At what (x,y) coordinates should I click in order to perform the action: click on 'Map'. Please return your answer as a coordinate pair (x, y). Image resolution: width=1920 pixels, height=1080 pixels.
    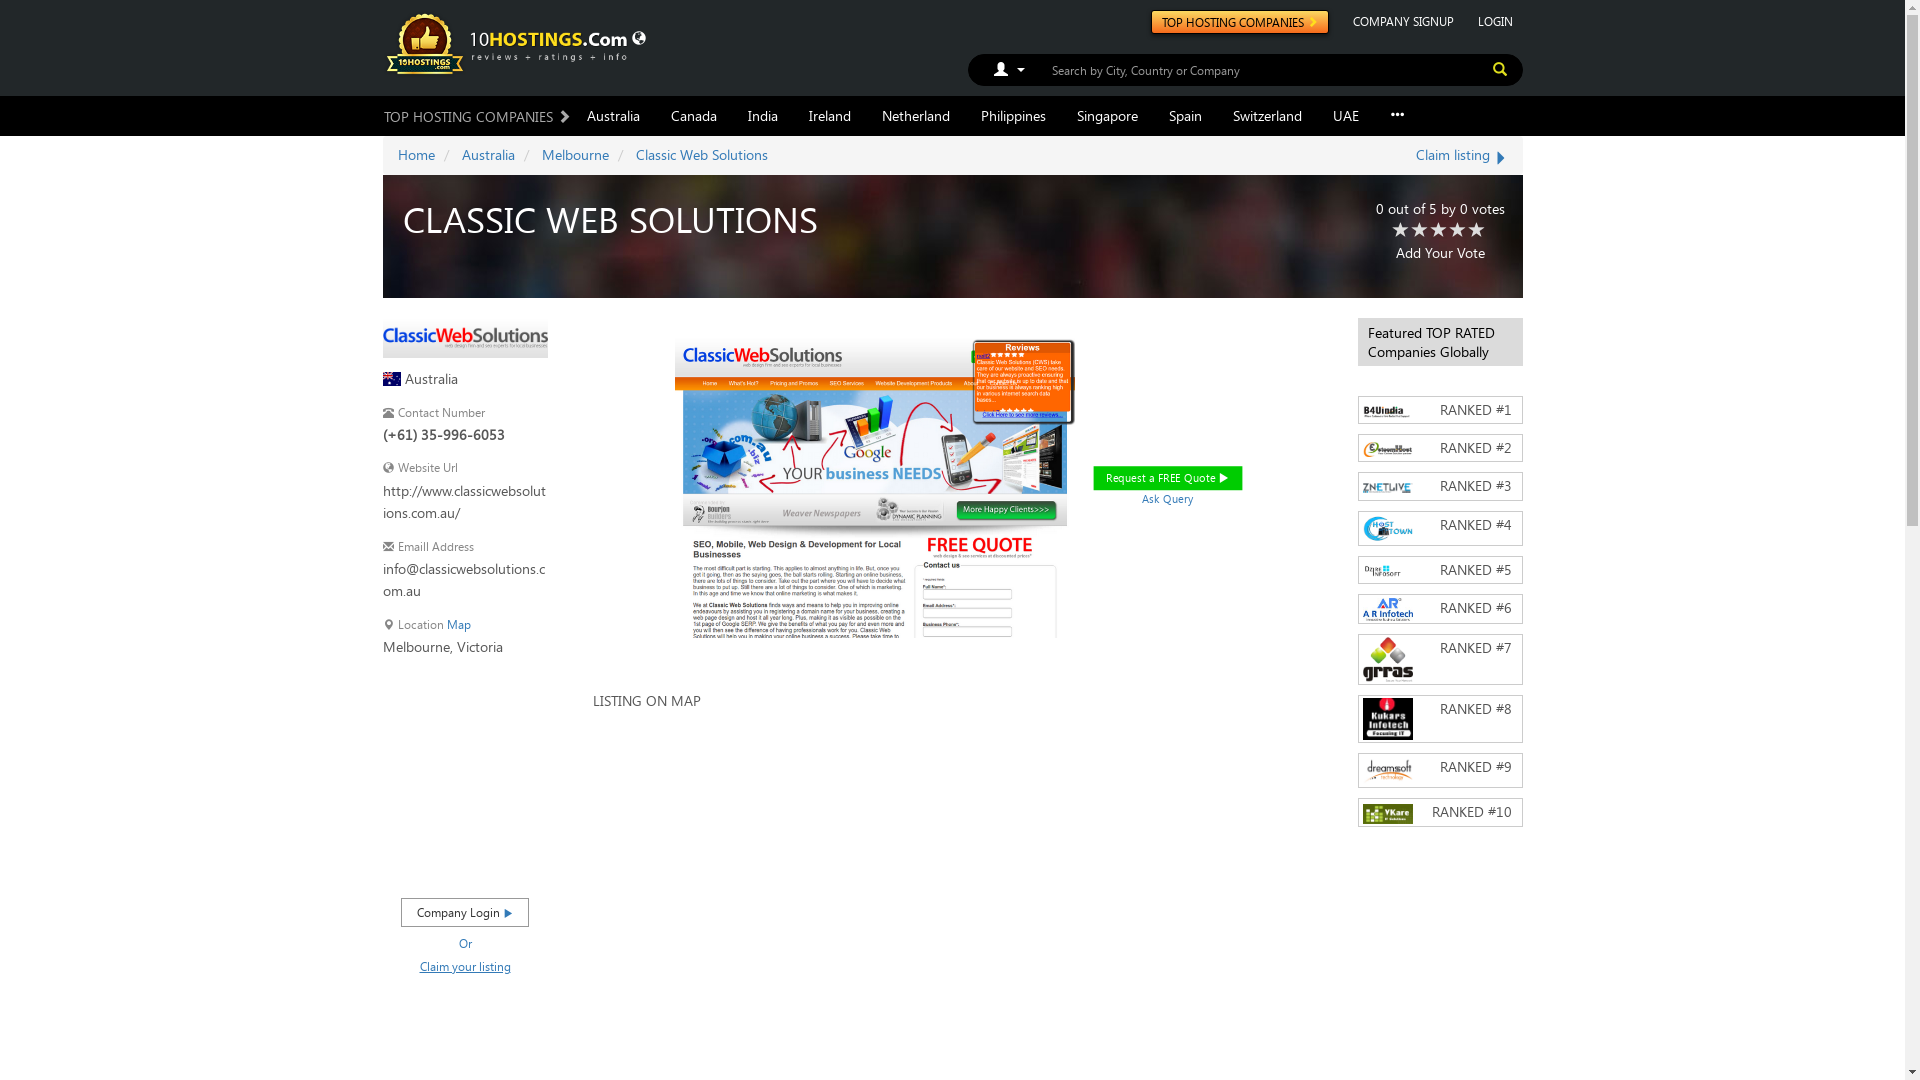
    Looking at the image, I should click on (456, 623).